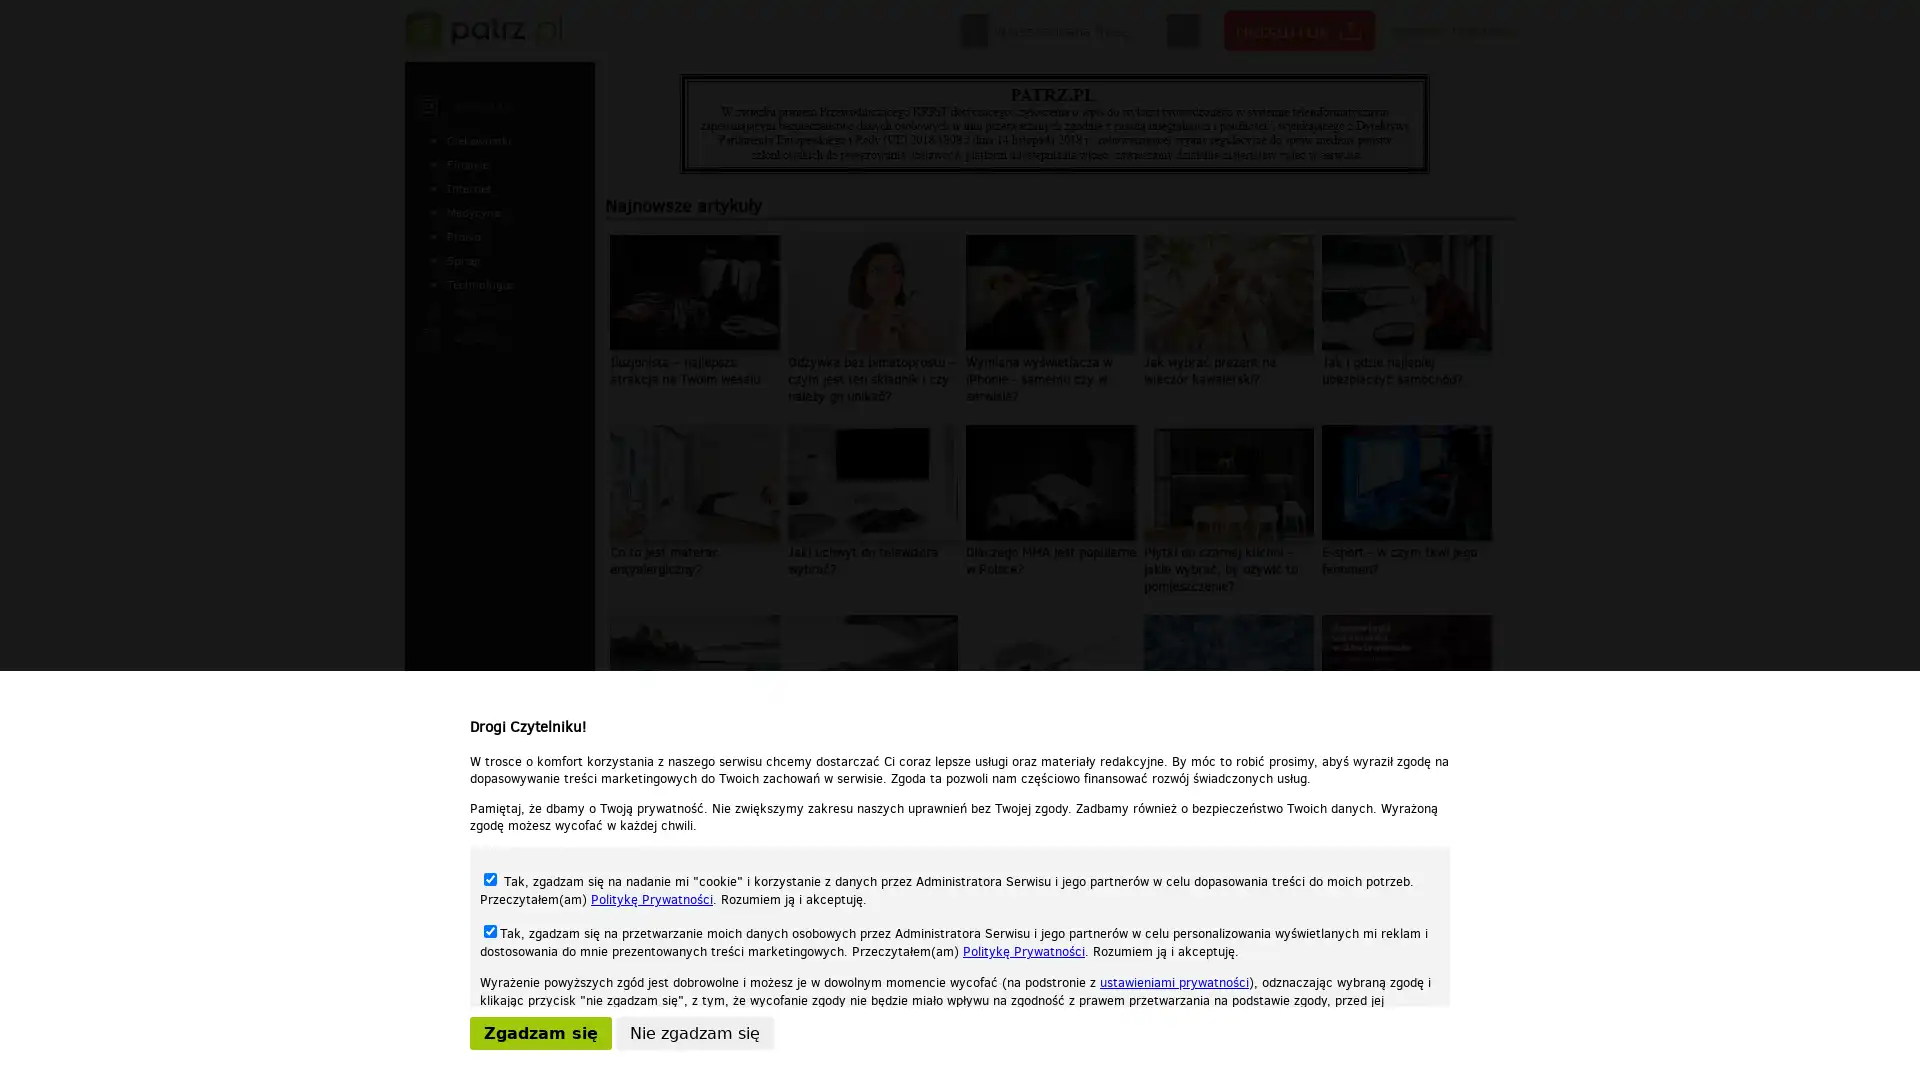 The height and width of the screenshot is (1080, 1920). I want to click on Ok, rozumiem, so click(1070, 1056).